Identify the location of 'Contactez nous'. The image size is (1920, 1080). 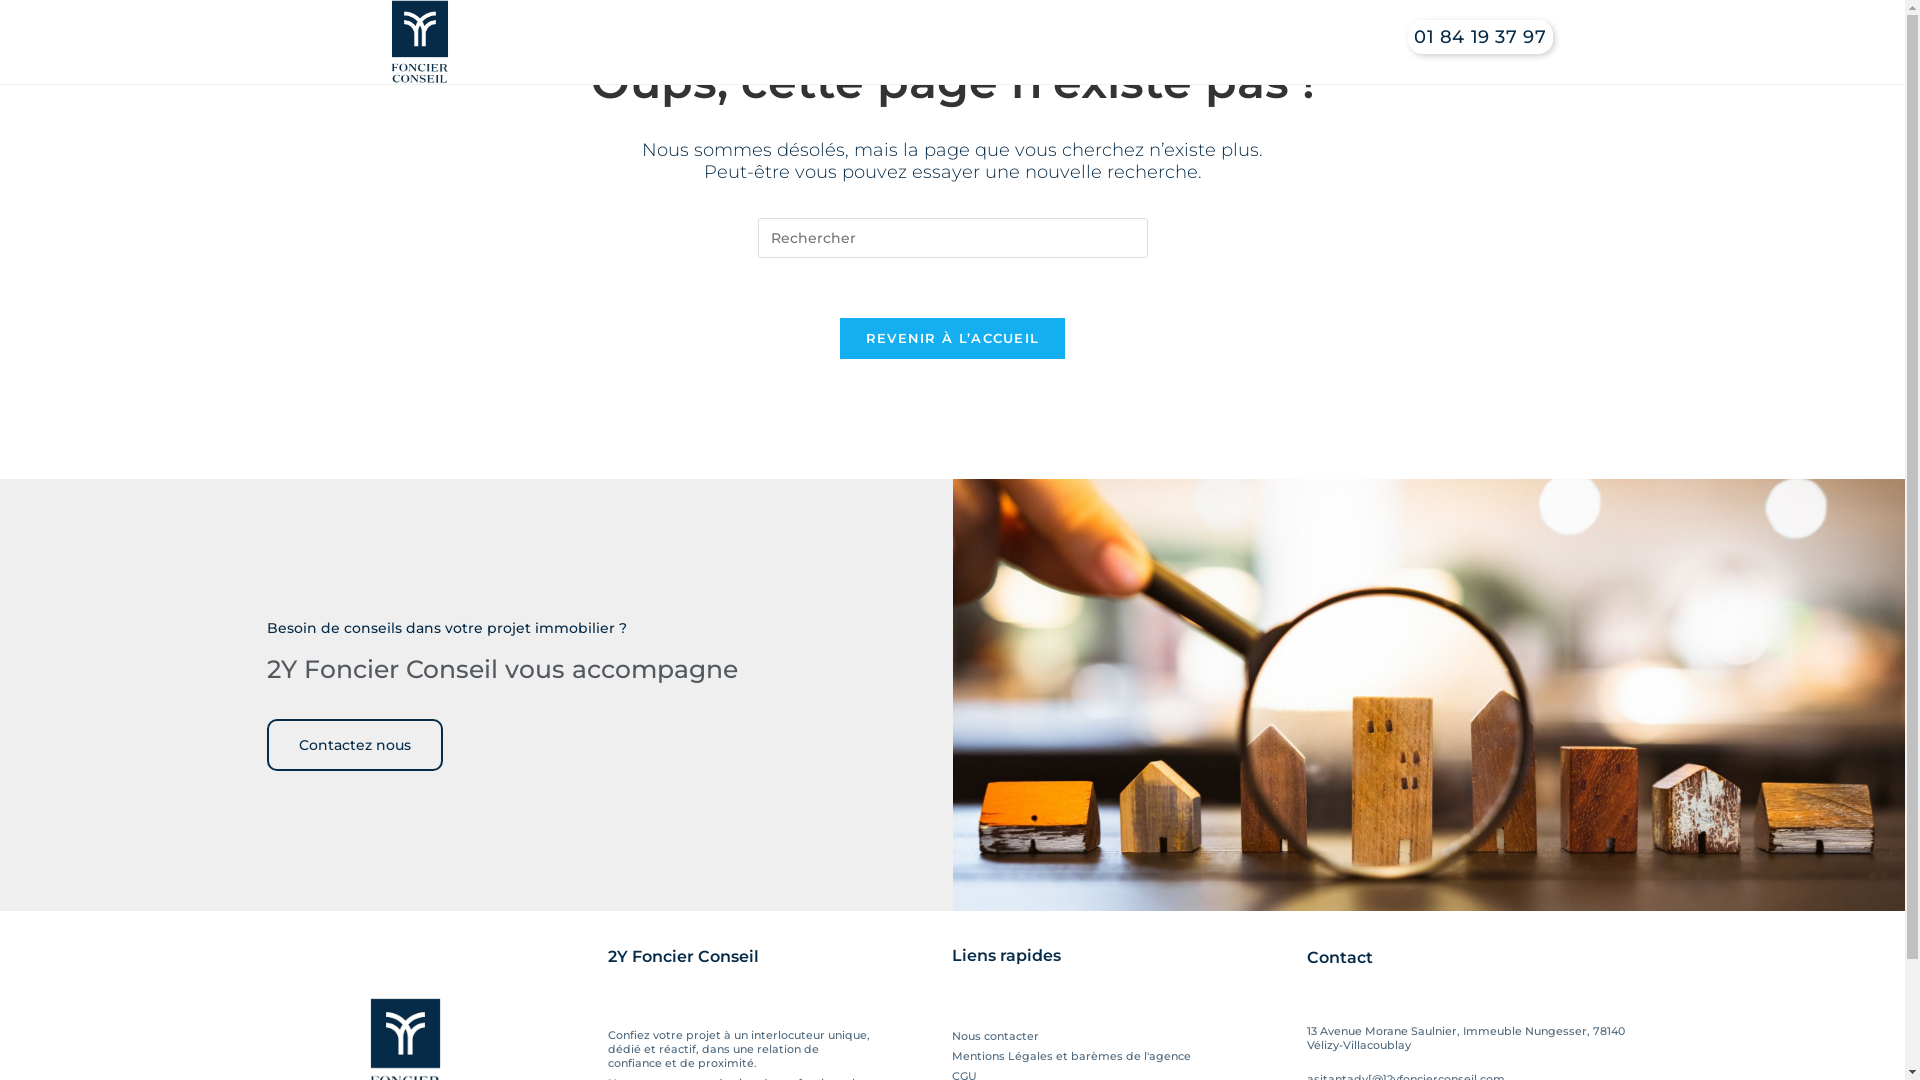
(355, 744).